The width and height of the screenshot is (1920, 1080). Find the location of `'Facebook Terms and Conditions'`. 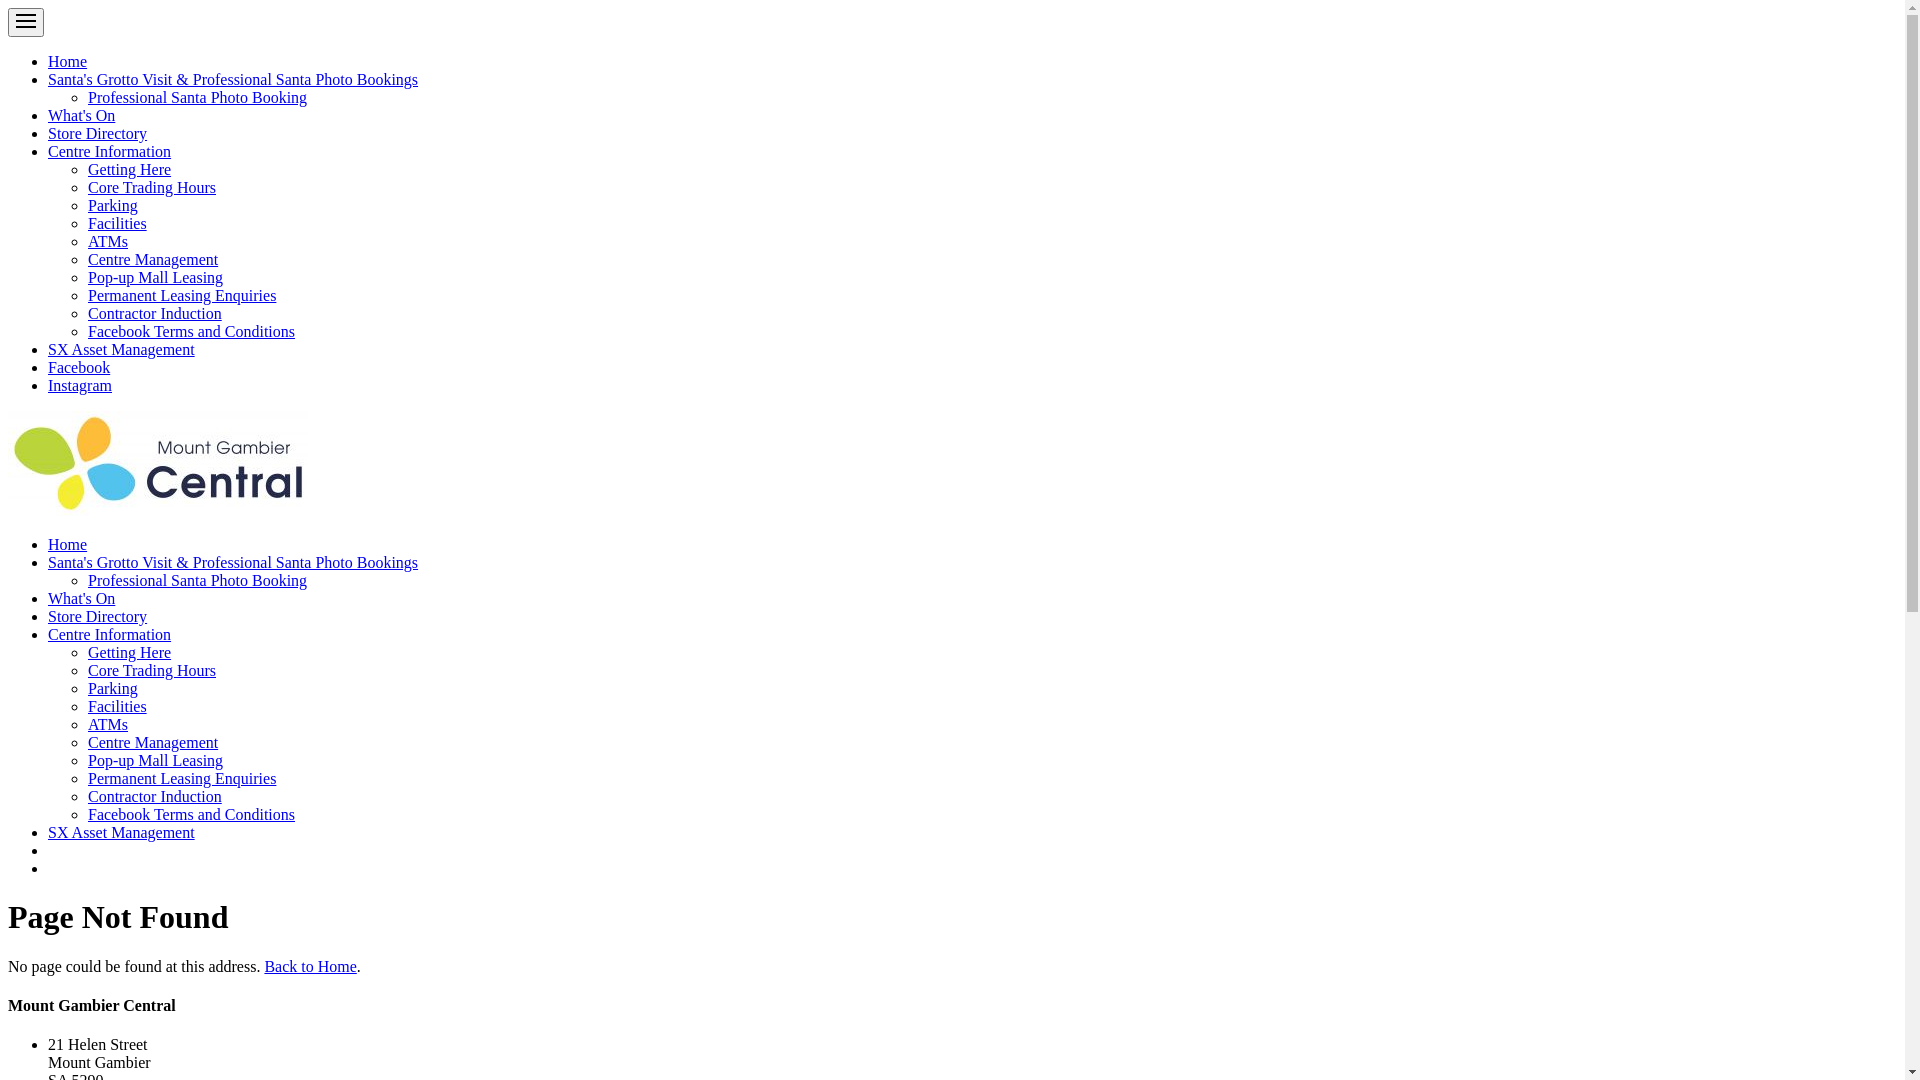

'Facebook Terms and Conditions' is located at coordinates (191, 330).